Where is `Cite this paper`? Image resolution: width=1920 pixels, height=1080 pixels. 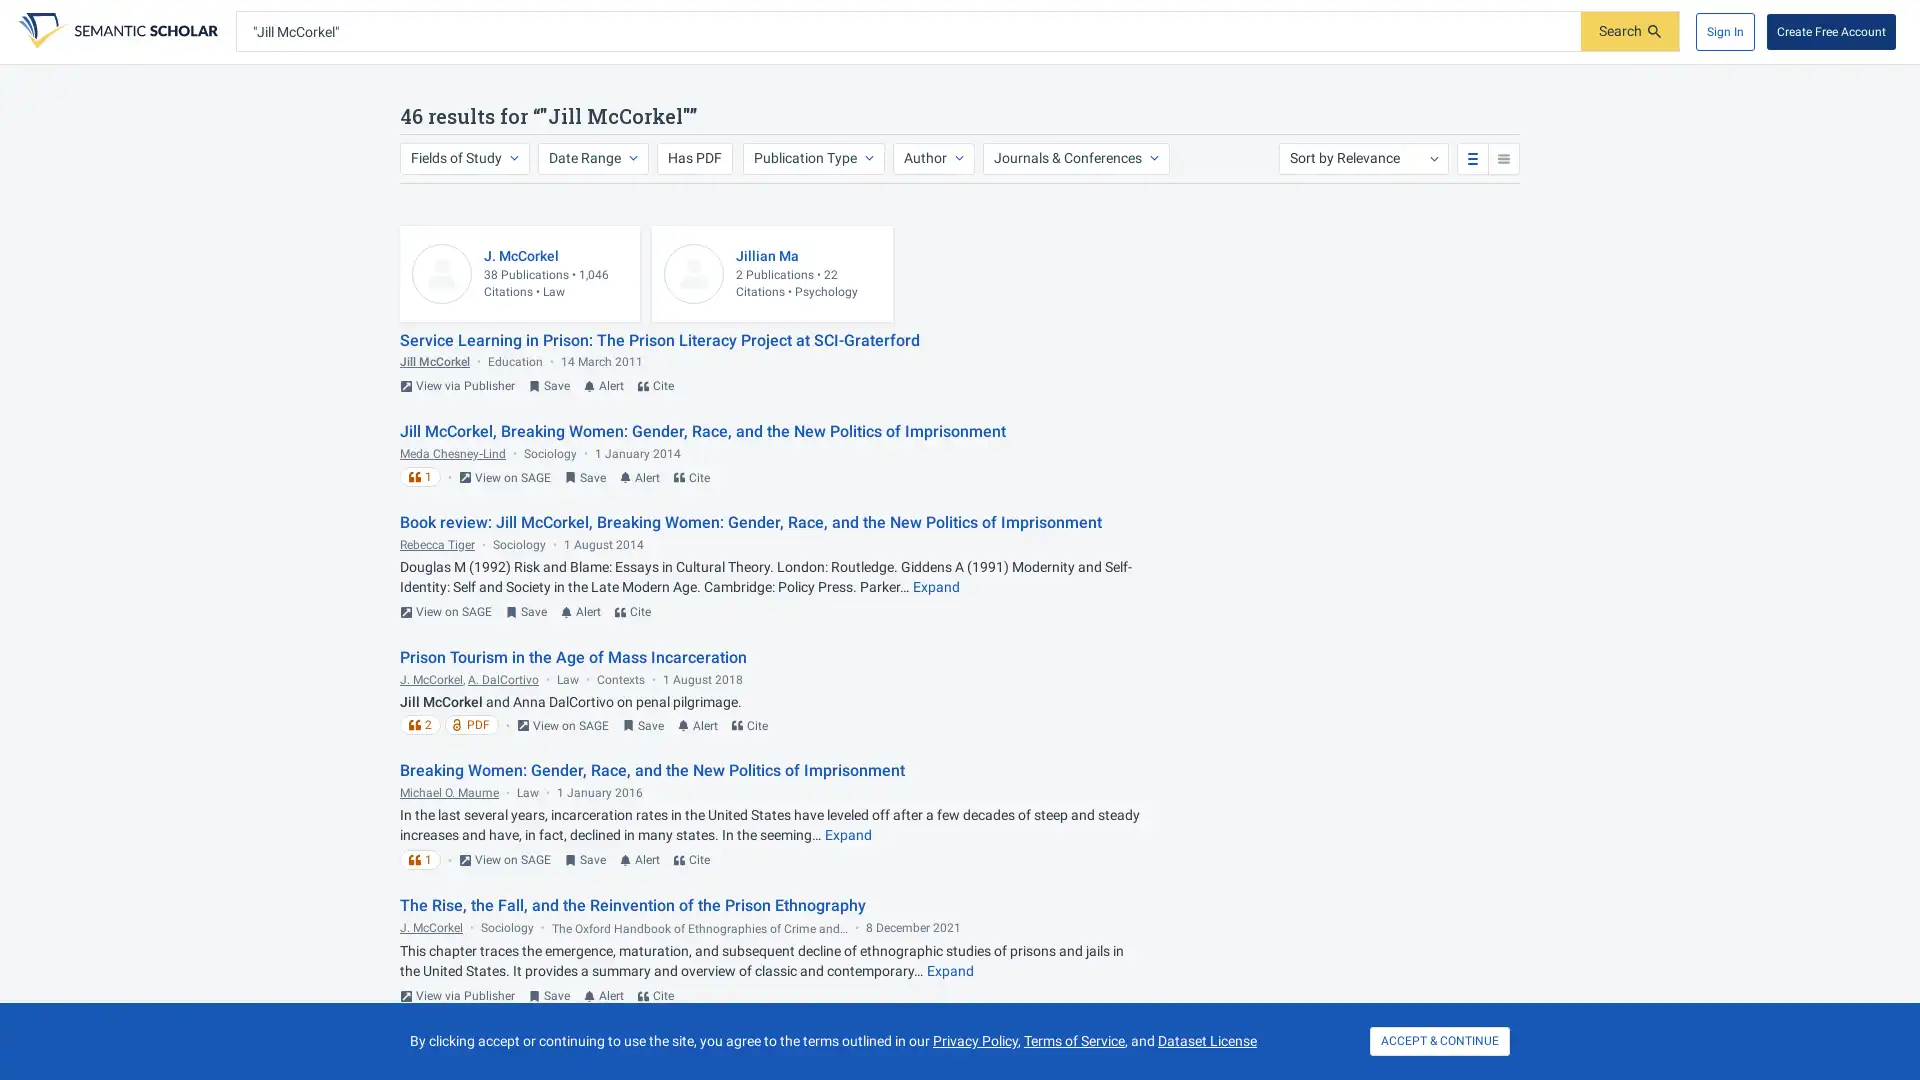
Cite this paper is located at coordinates (691, 859).